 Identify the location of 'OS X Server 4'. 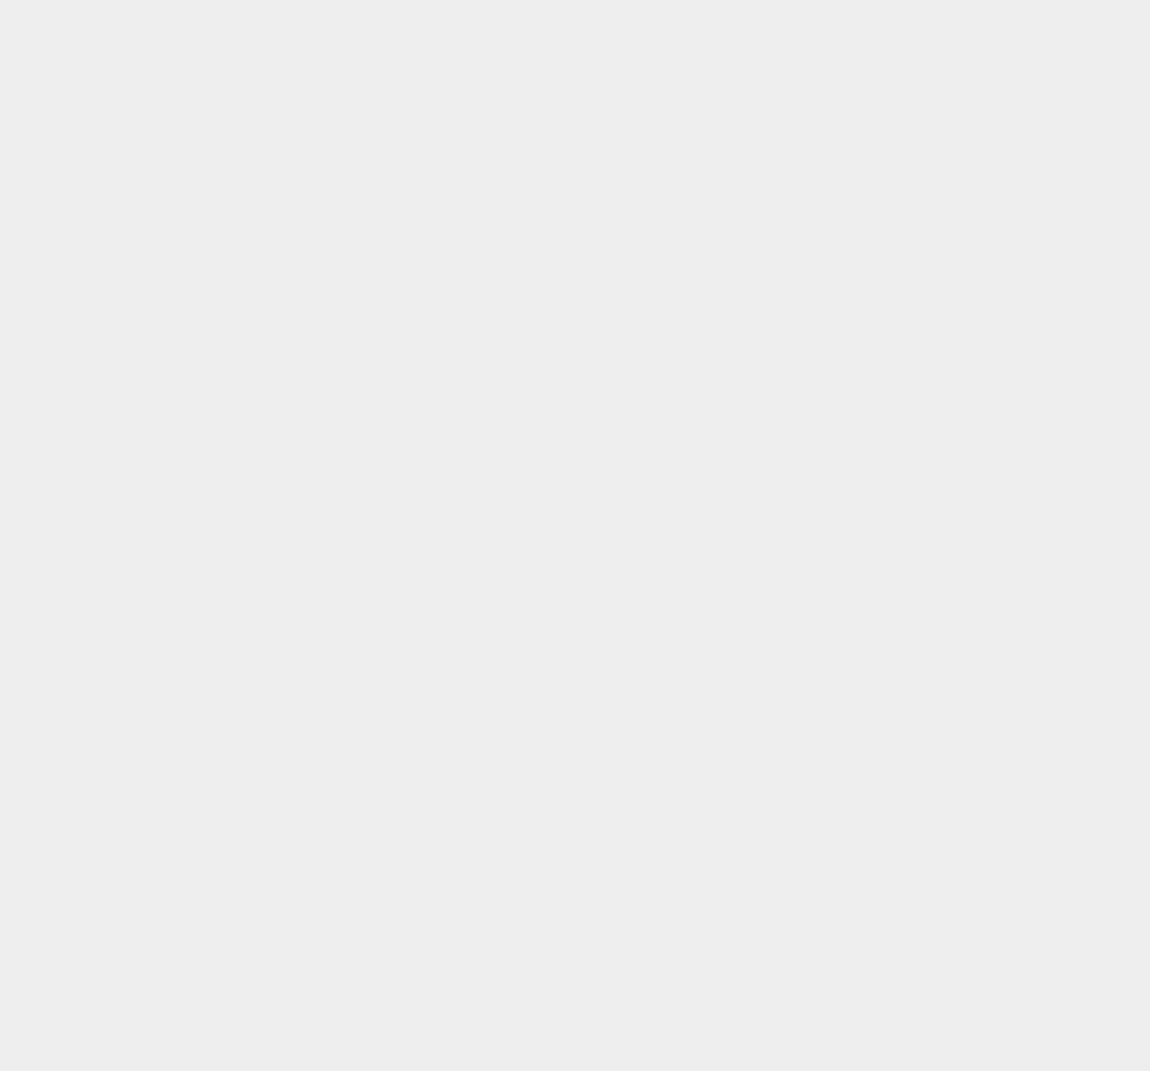
(853, 737).